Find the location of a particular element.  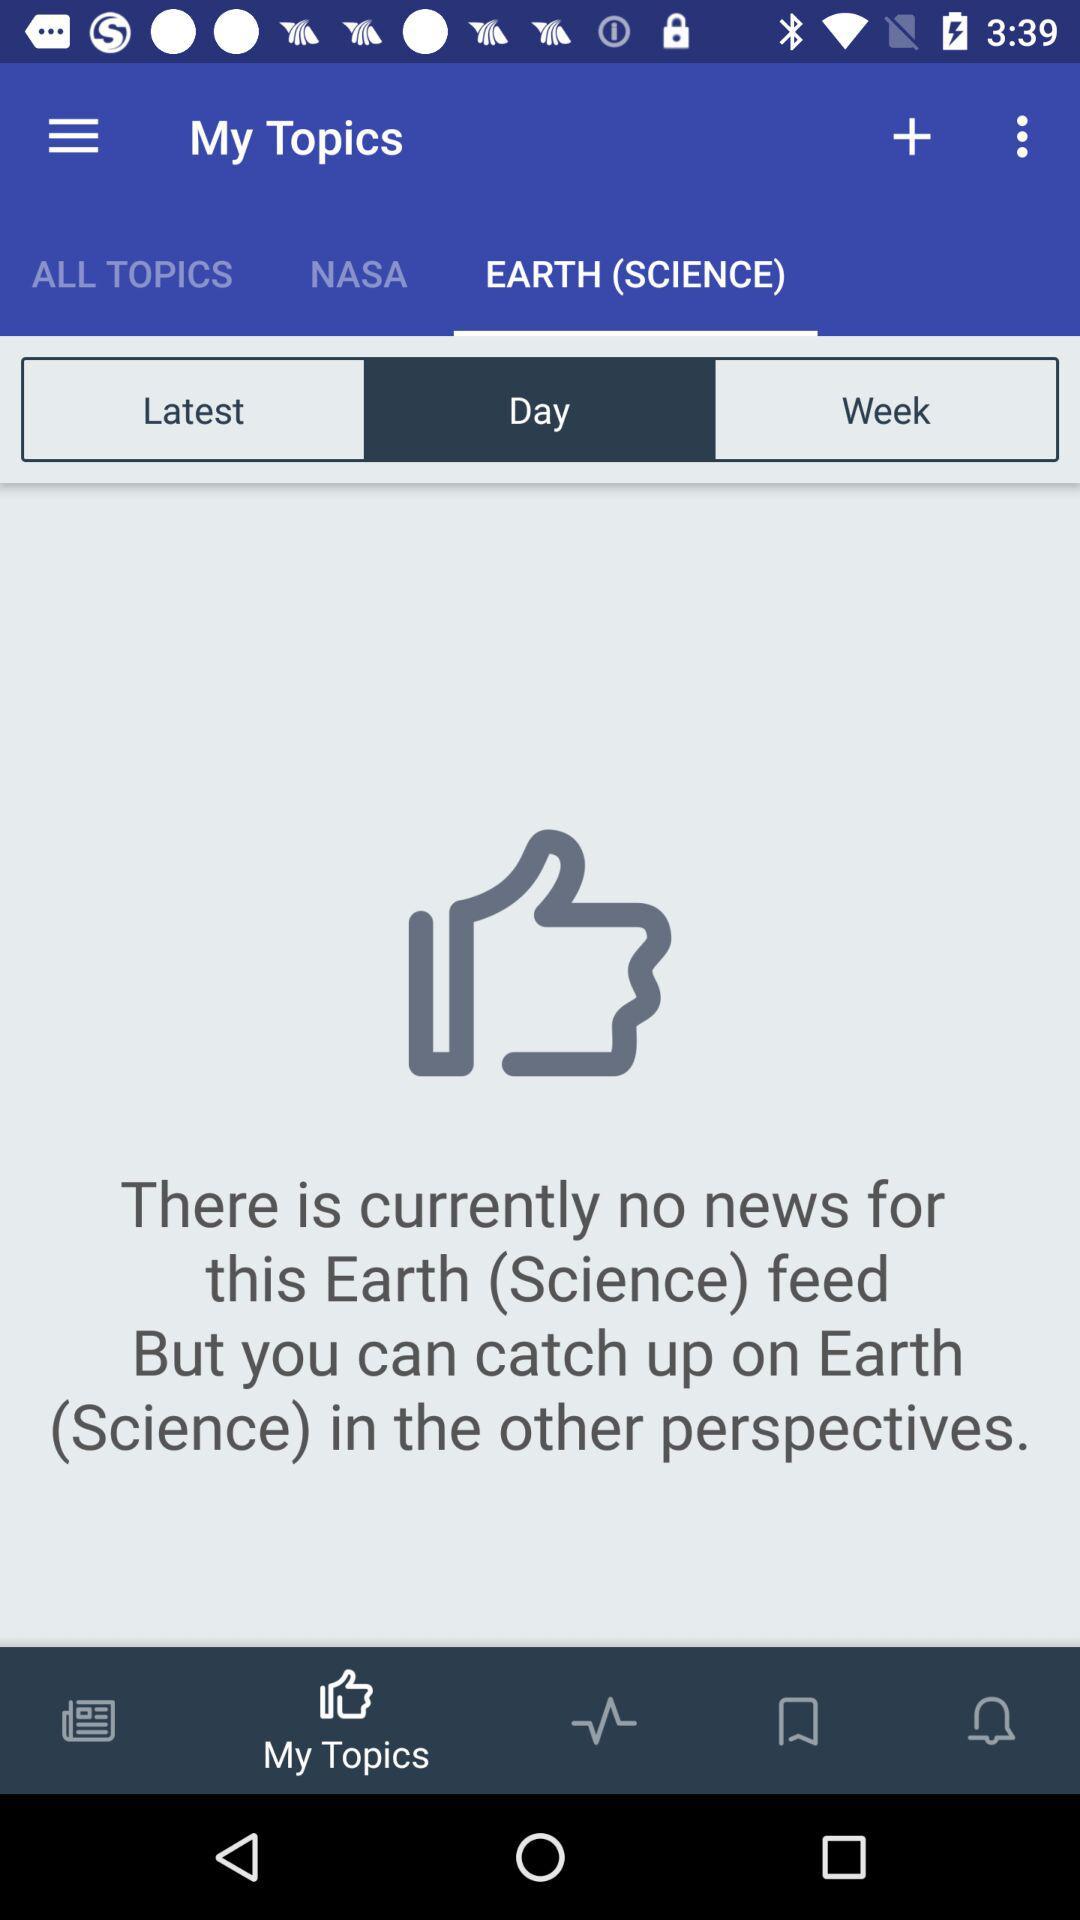

icon above there is currently is located at coordinates (884, 408).